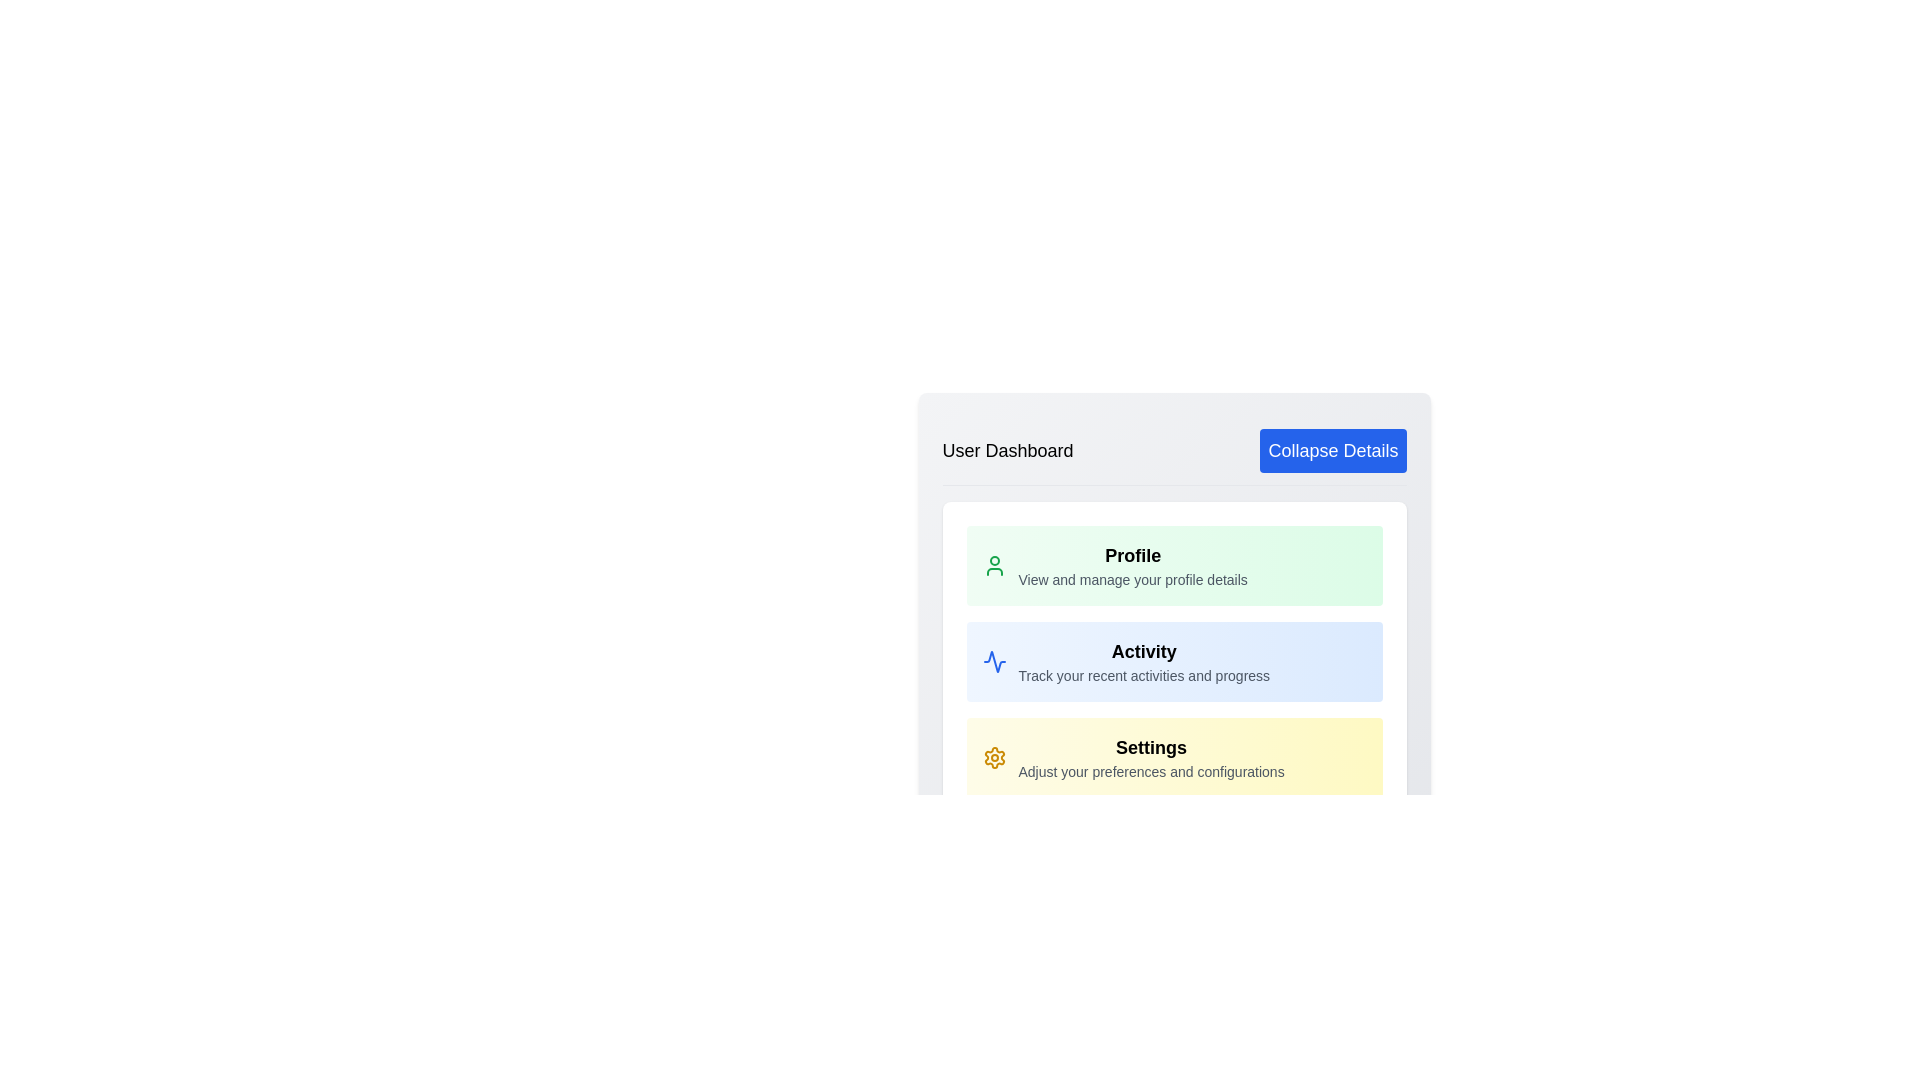 This screenshot has height=1080, width=1920. I want to click on the 'Activity' button in the user dashboard, so click(1174, 662).